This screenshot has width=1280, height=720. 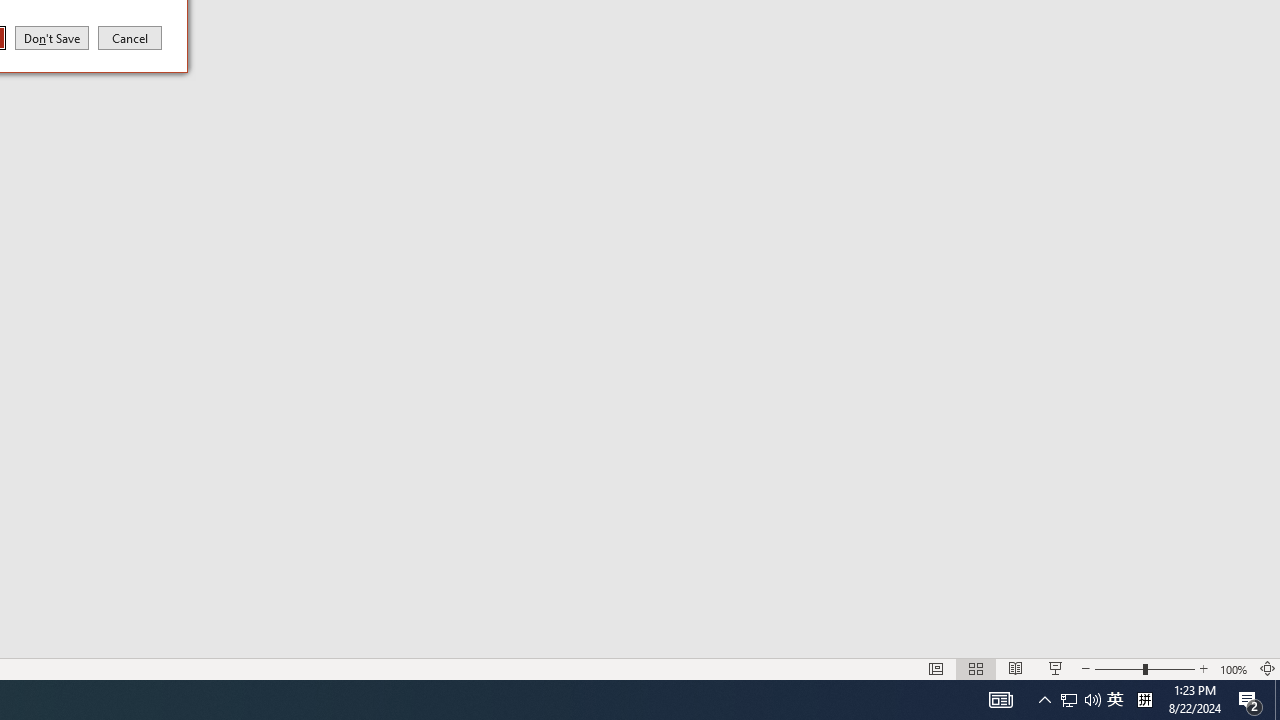 I want to click on 'Action Center, 2 new notifications', so click(x=1250, y=698).